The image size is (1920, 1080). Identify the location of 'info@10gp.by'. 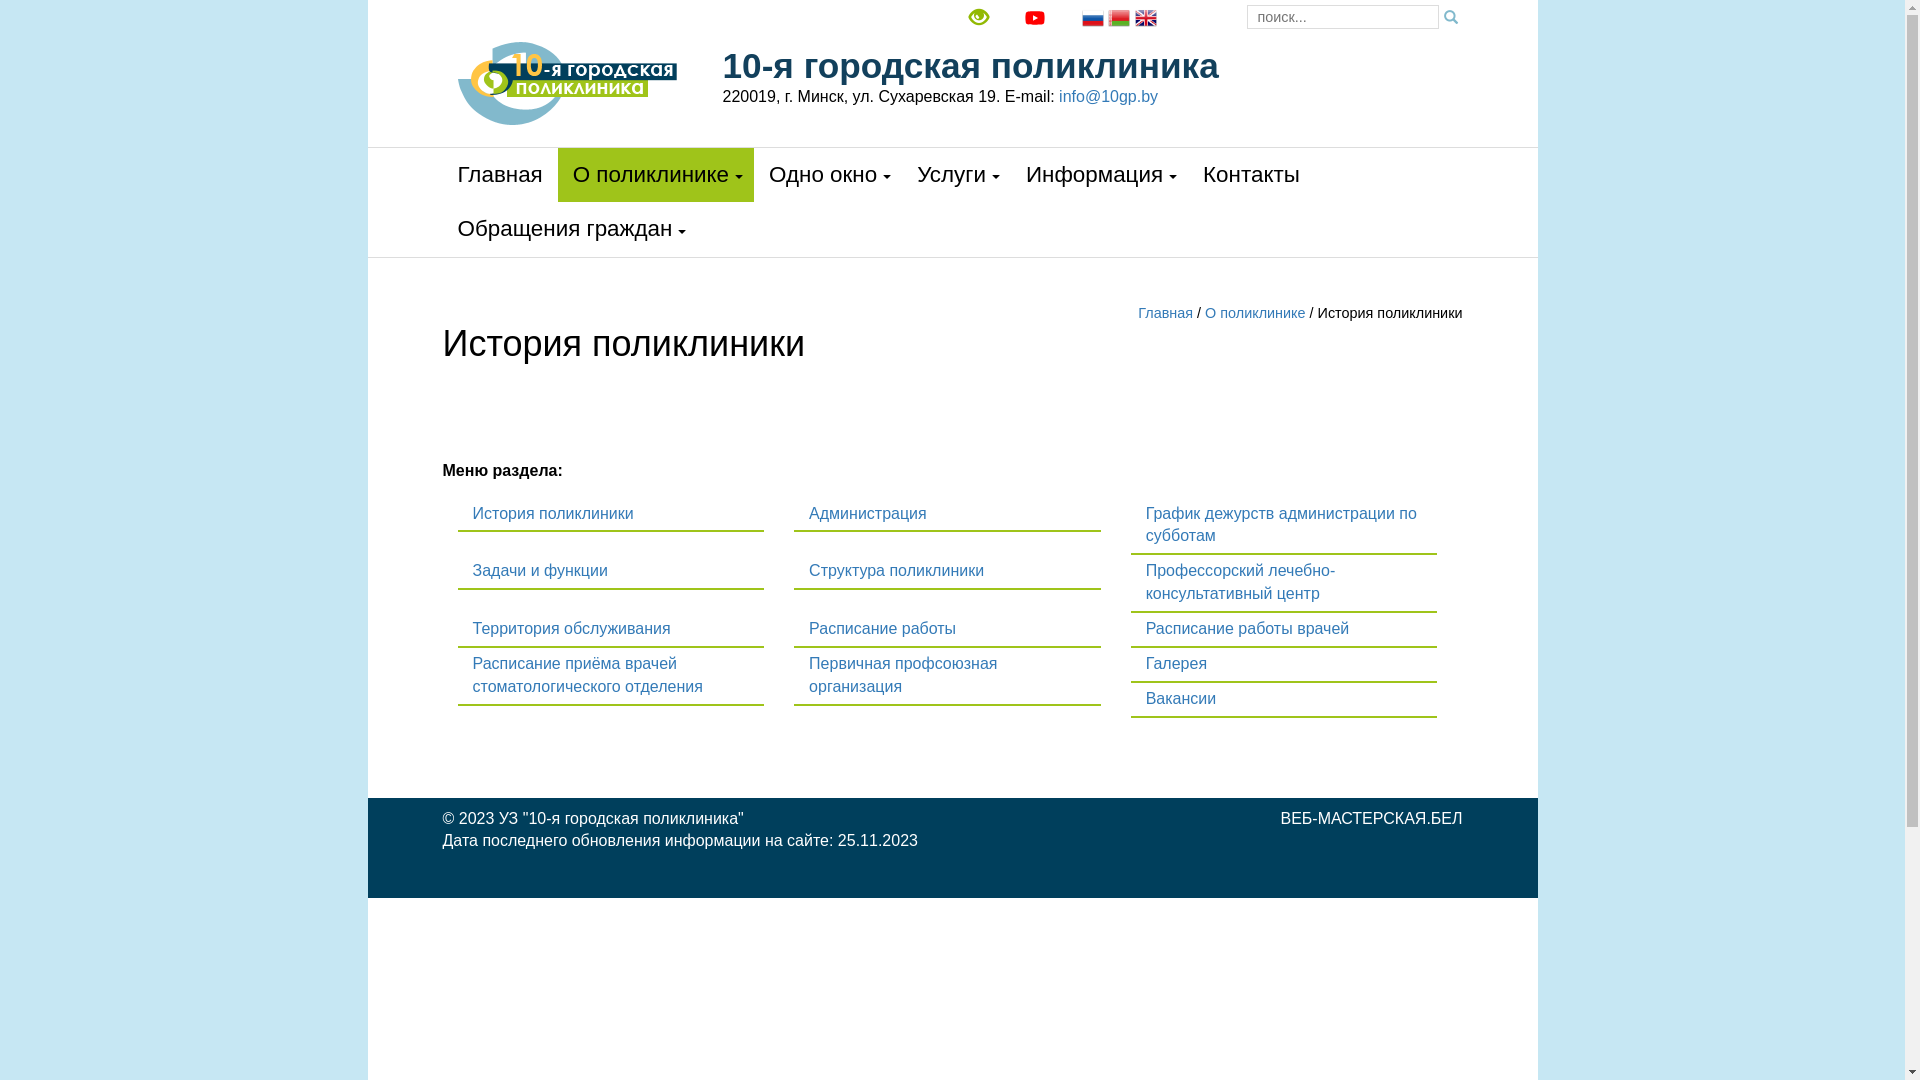
(1107, 96).